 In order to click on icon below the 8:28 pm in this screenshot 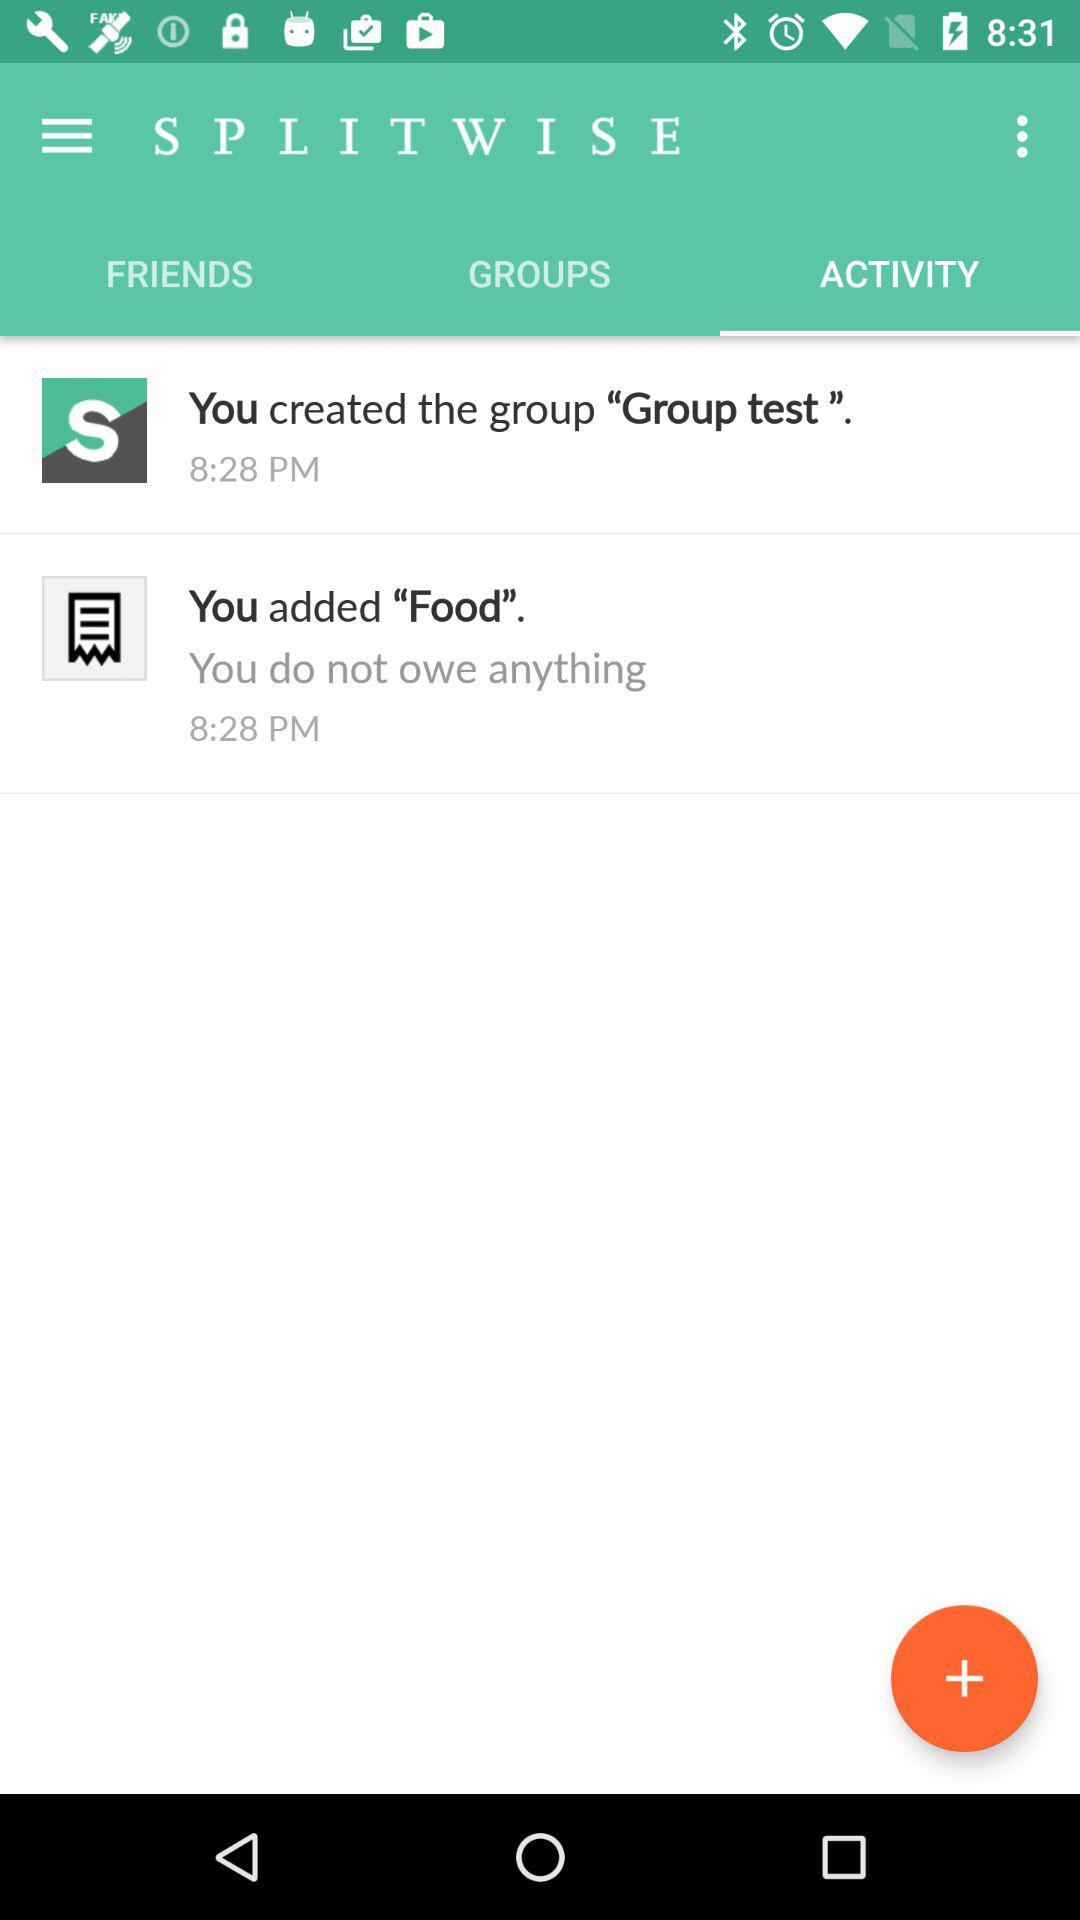, I will do `click(963, 1678)`.